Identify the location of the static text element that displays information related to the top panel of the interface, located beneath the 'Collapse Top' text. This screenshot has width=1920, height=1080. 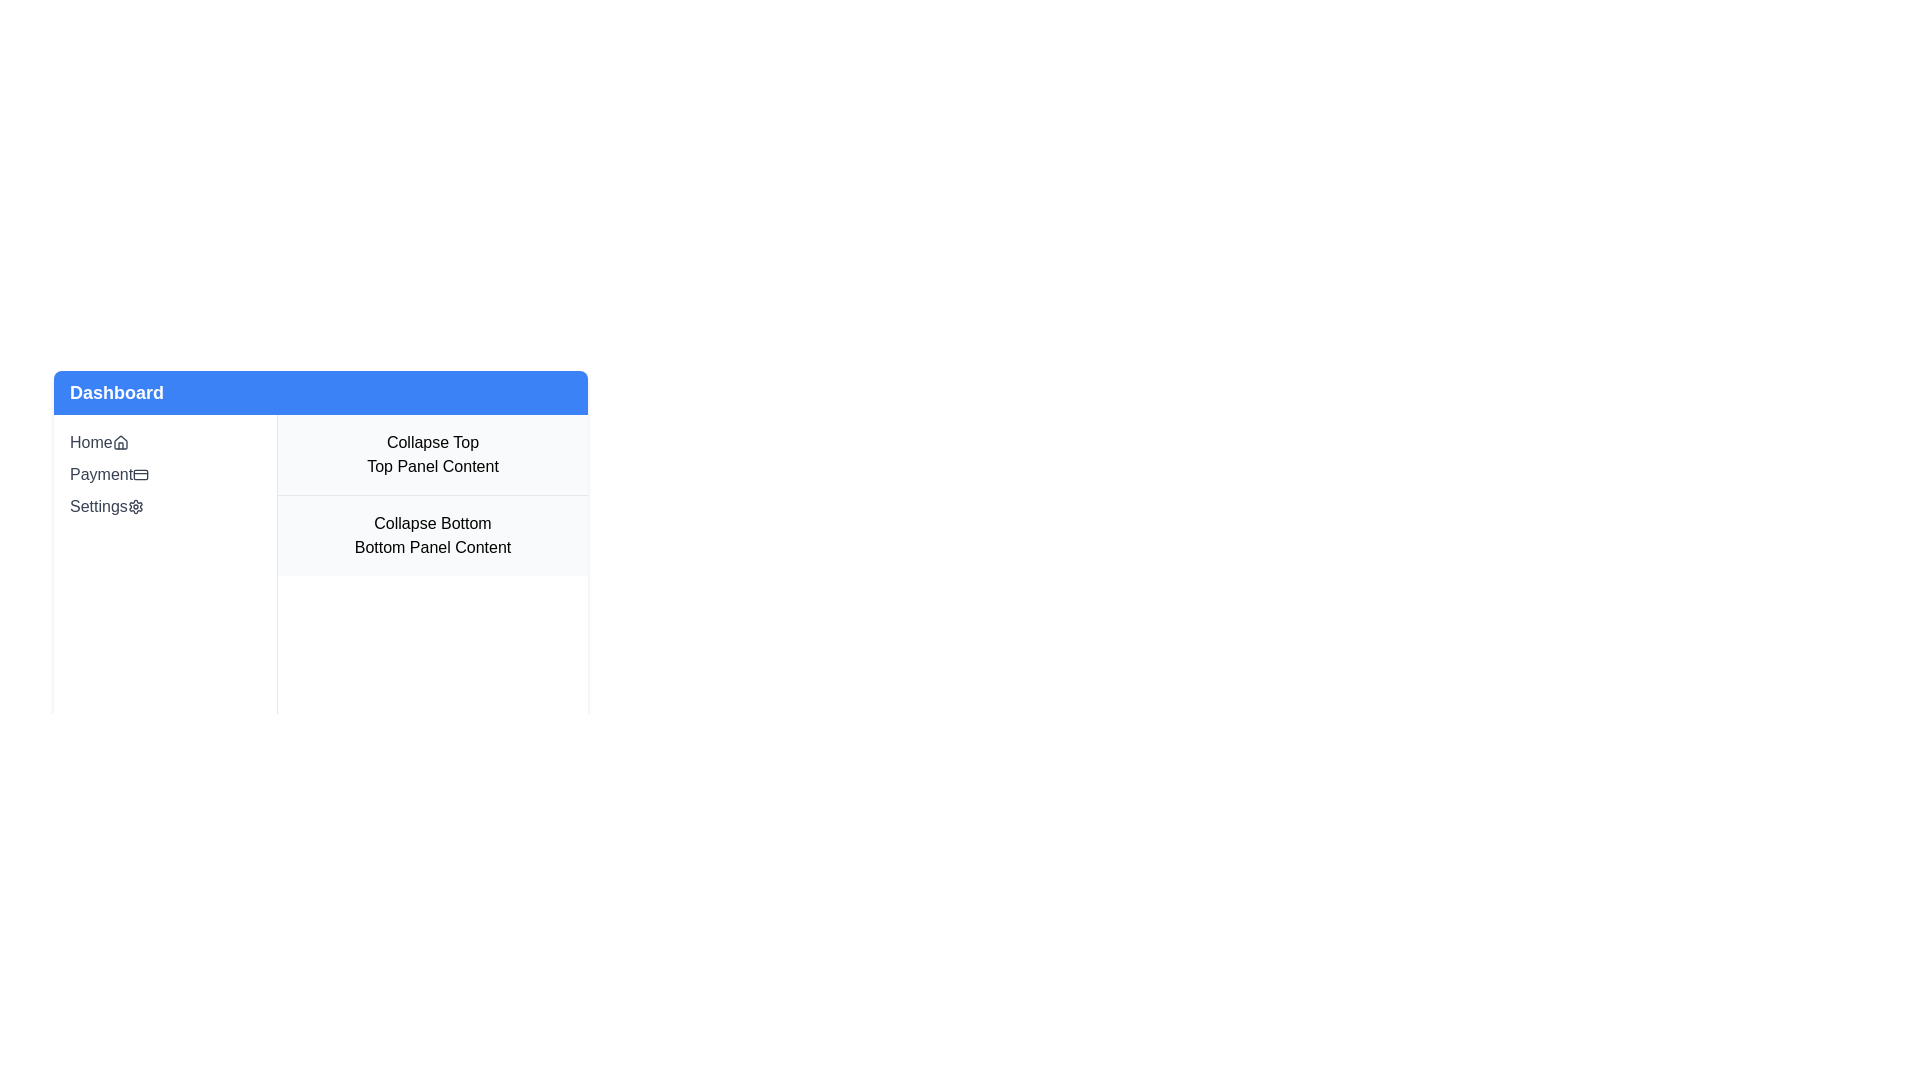
(431, 466).